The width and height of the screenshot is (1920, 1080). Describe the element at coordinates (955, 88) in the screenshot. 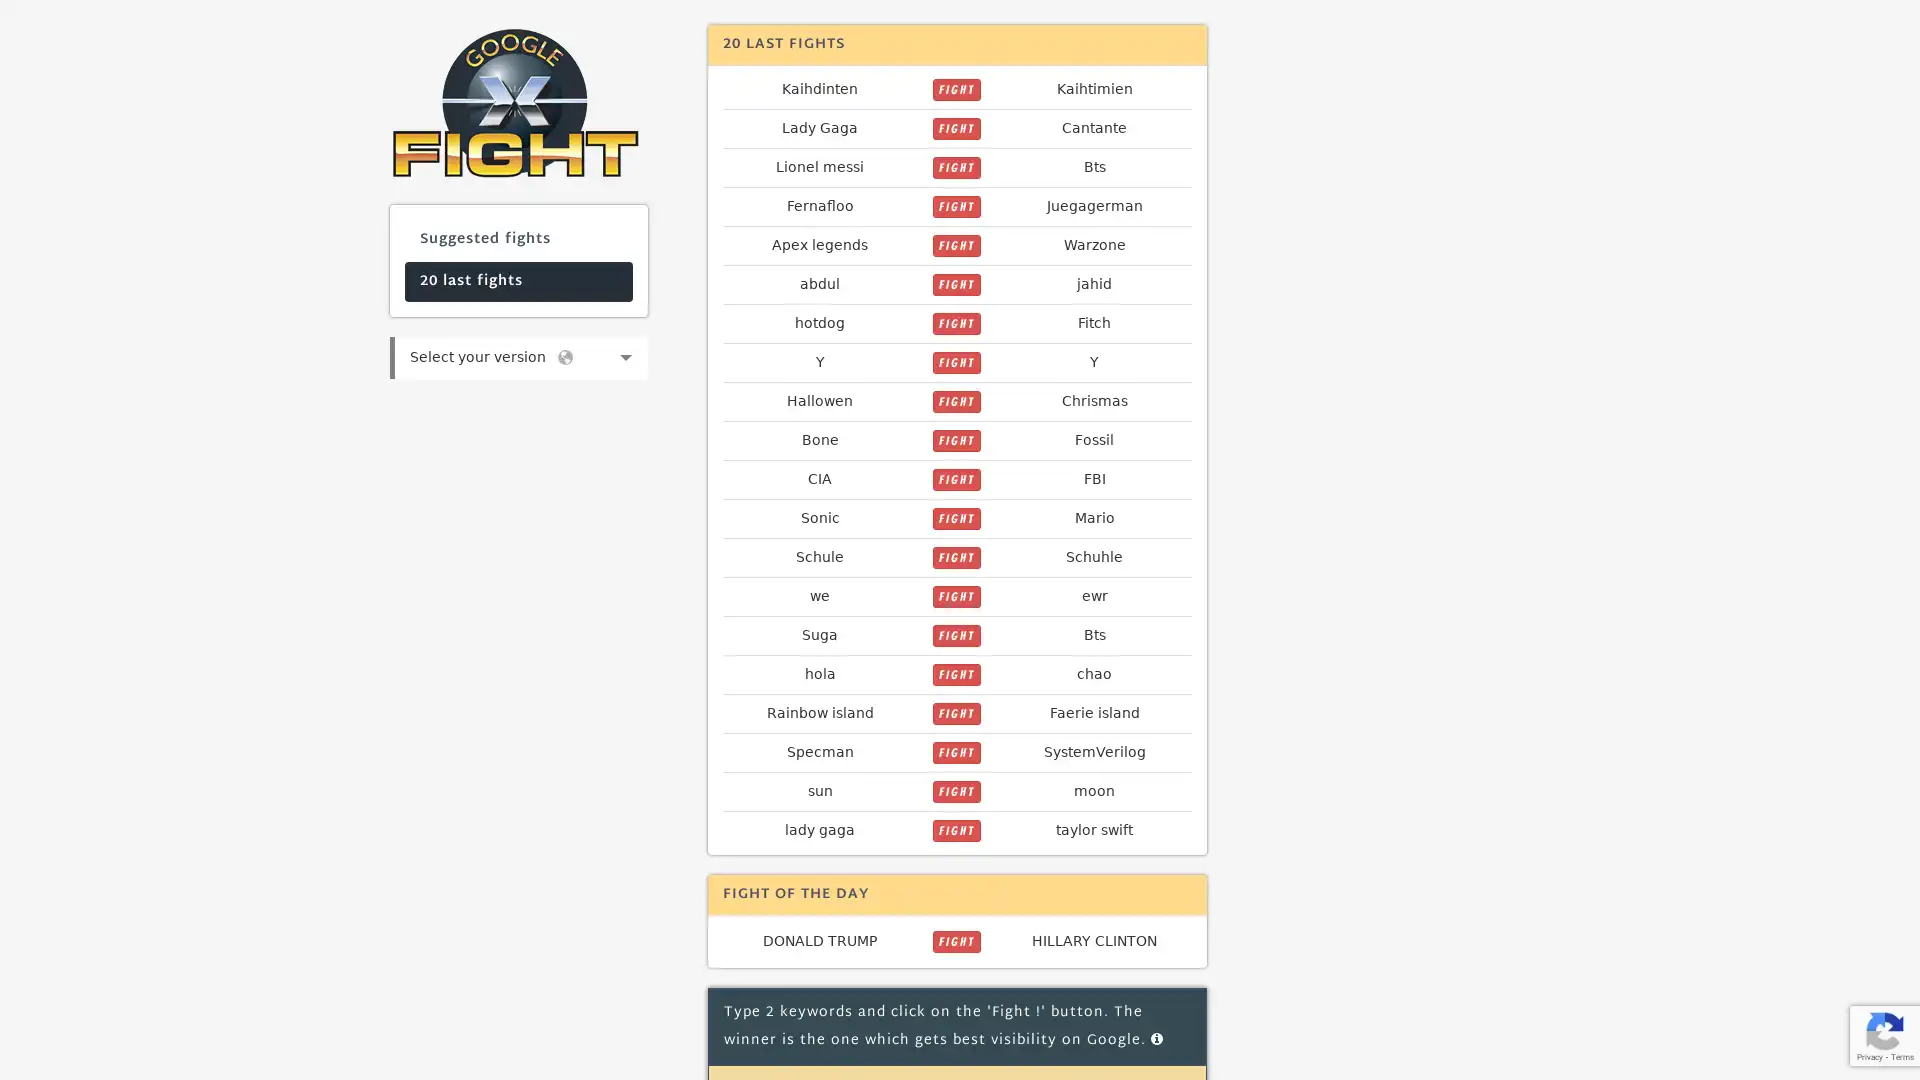

I see `FIGHT` at that location.